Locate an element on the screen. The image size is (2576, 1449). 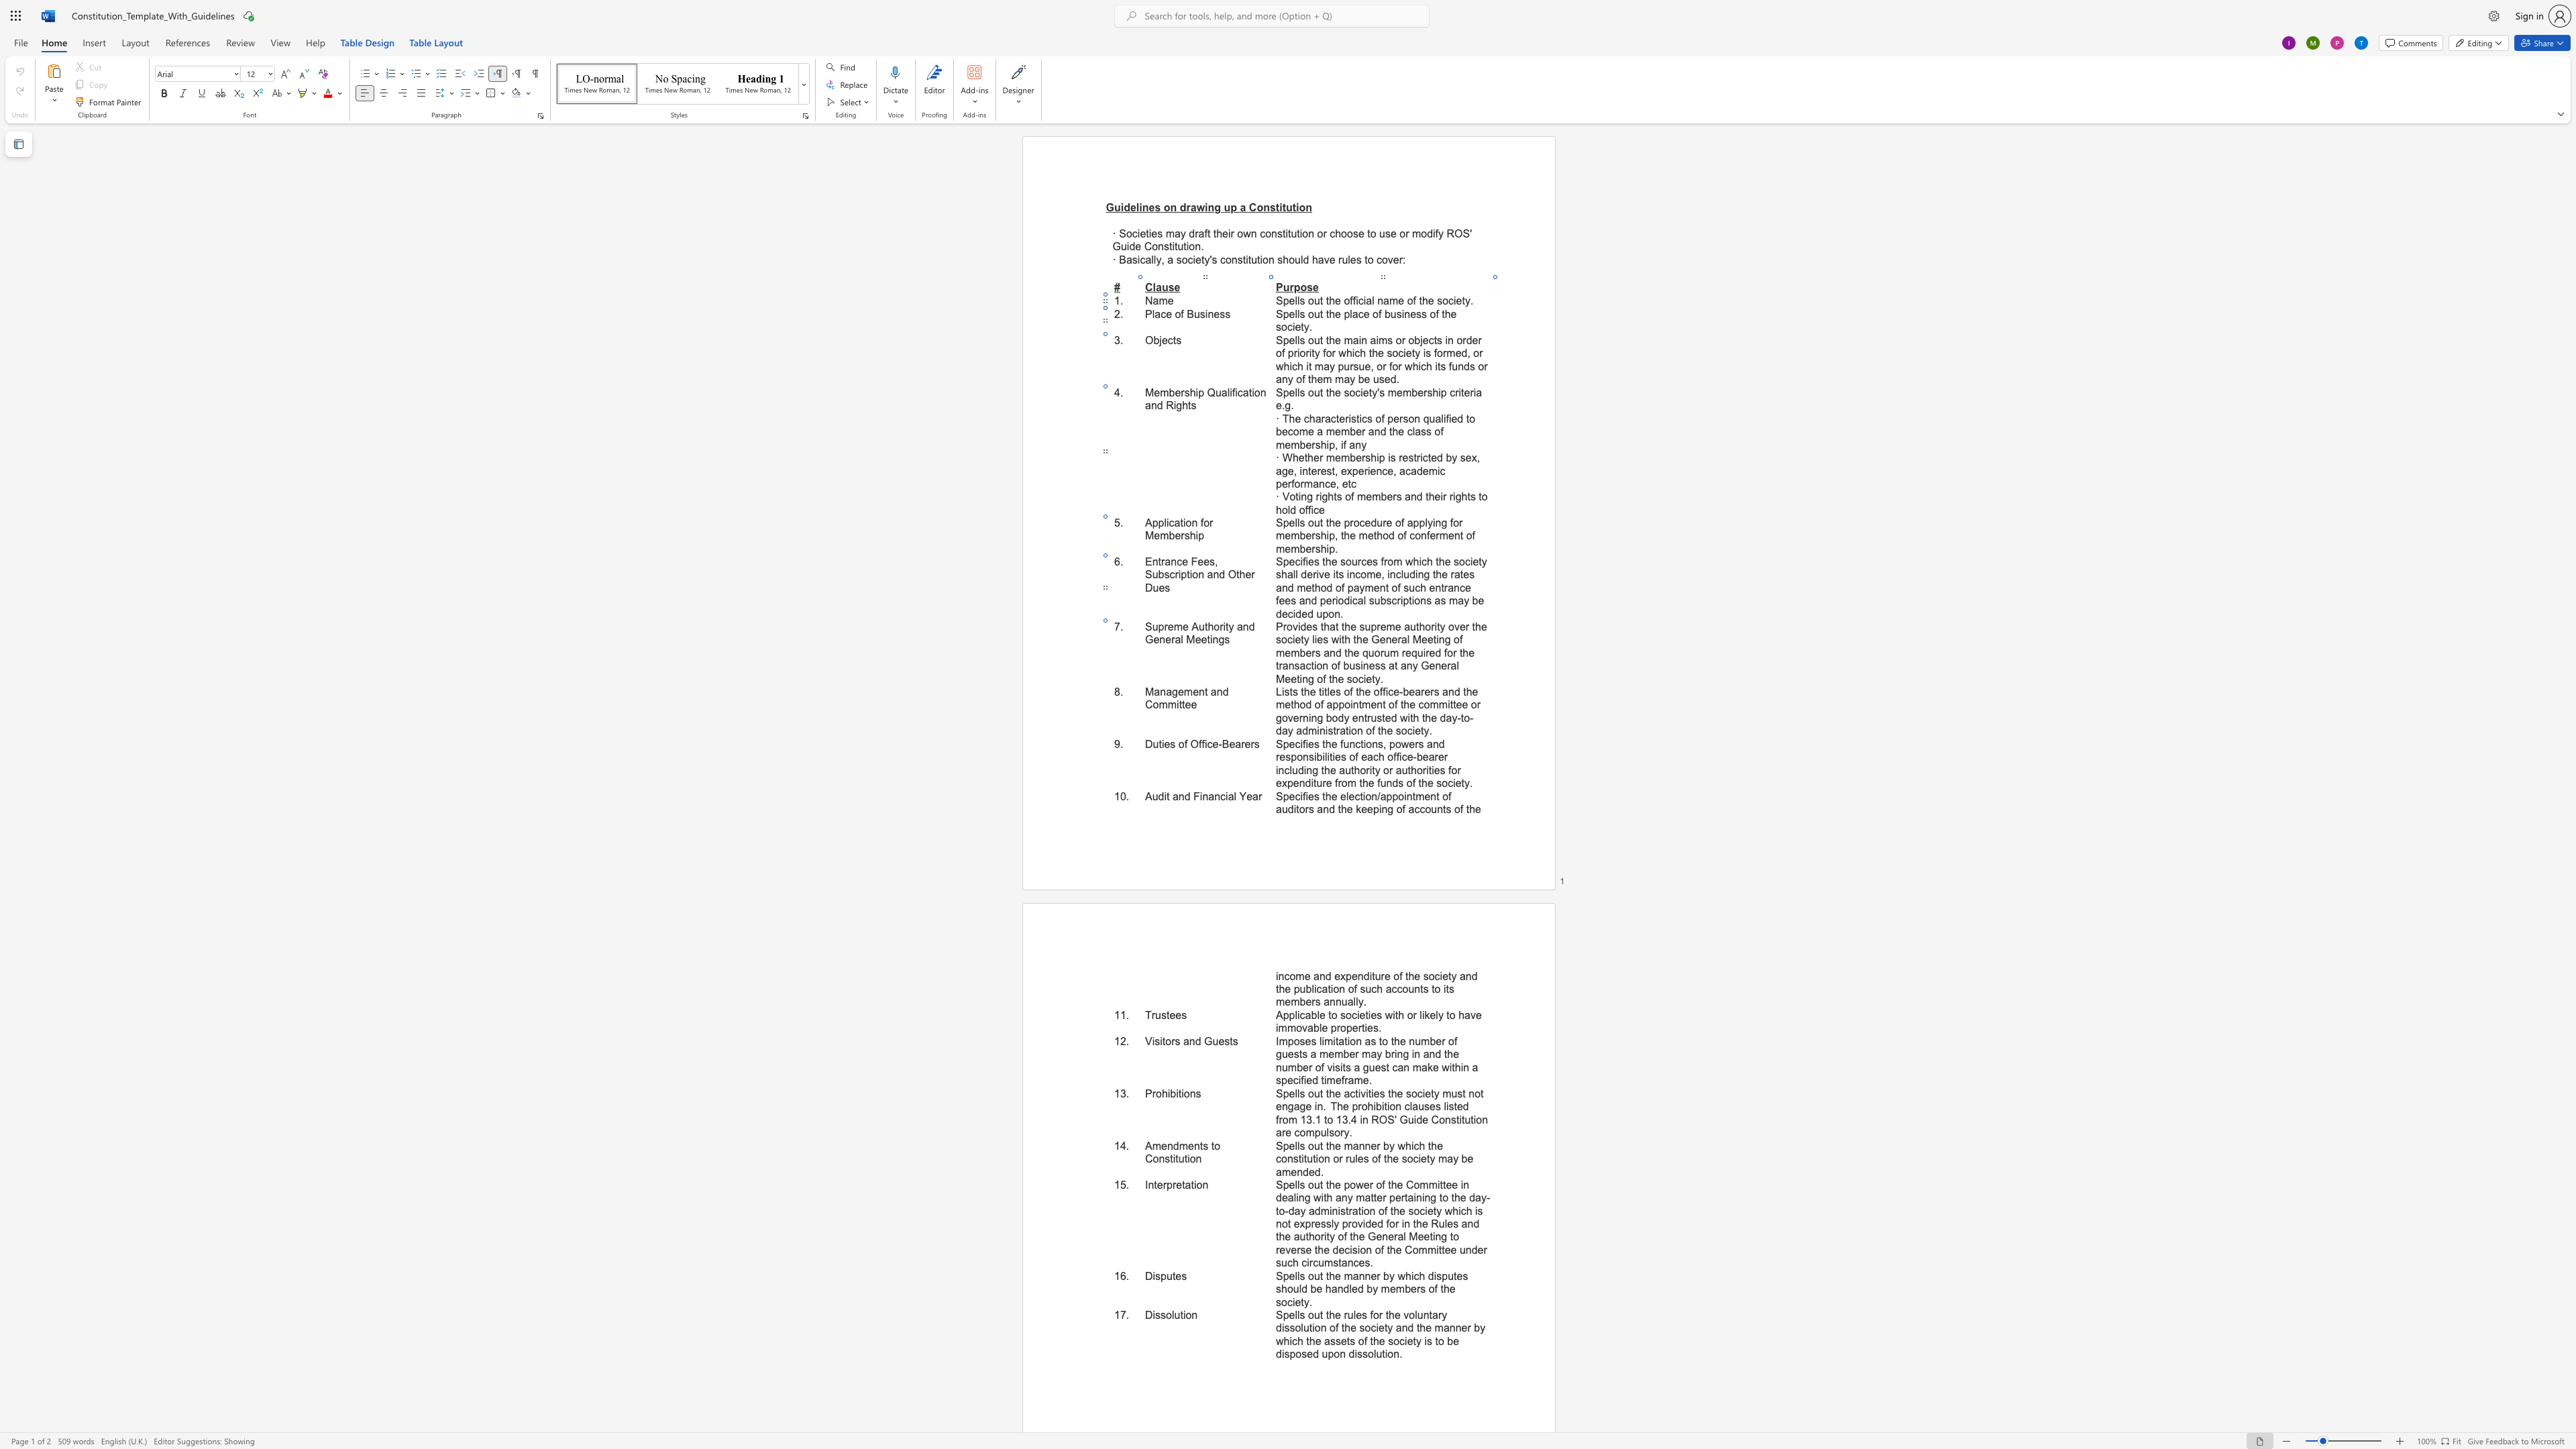
the 2th character "o" in the text is located at coordinates (1427, 627).